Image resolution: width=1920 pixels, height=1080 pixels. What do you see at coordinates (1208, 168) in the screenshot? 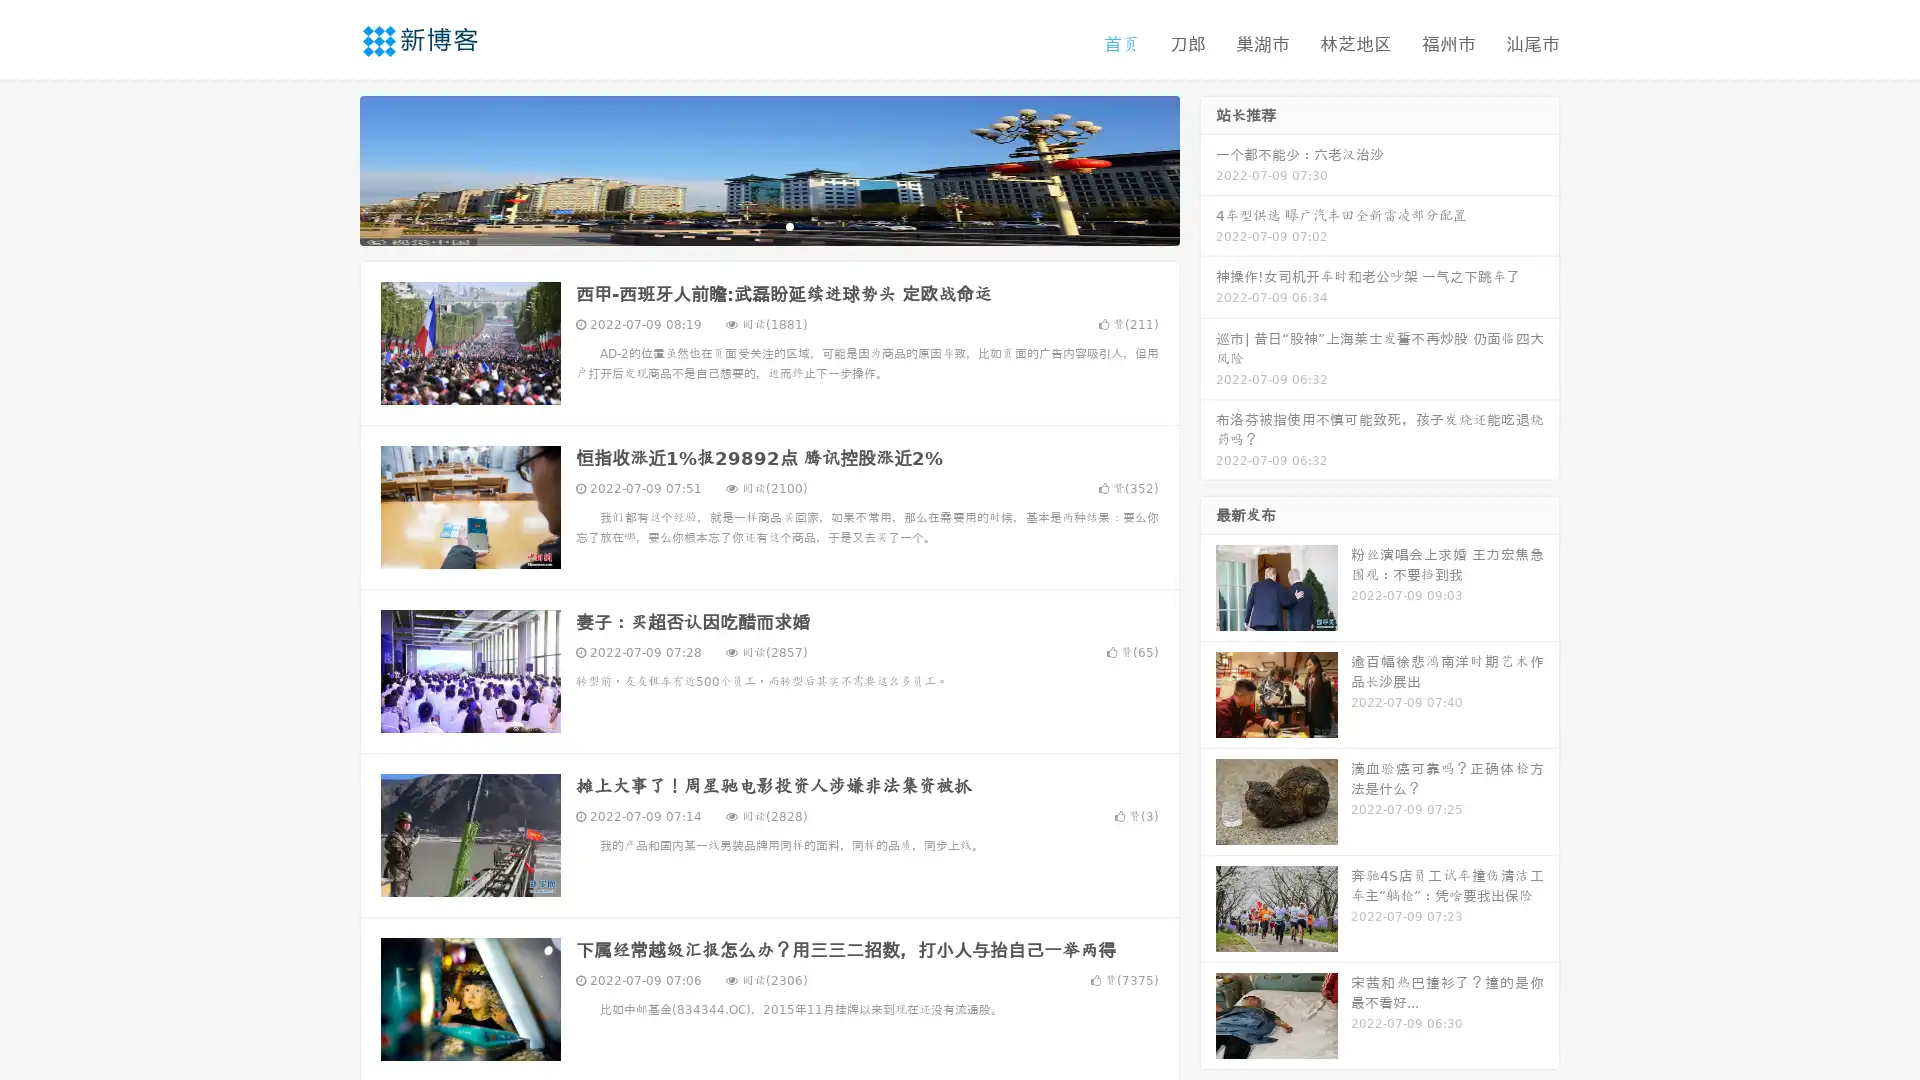
I see `Next slide` at bounding box center [1208, 168].